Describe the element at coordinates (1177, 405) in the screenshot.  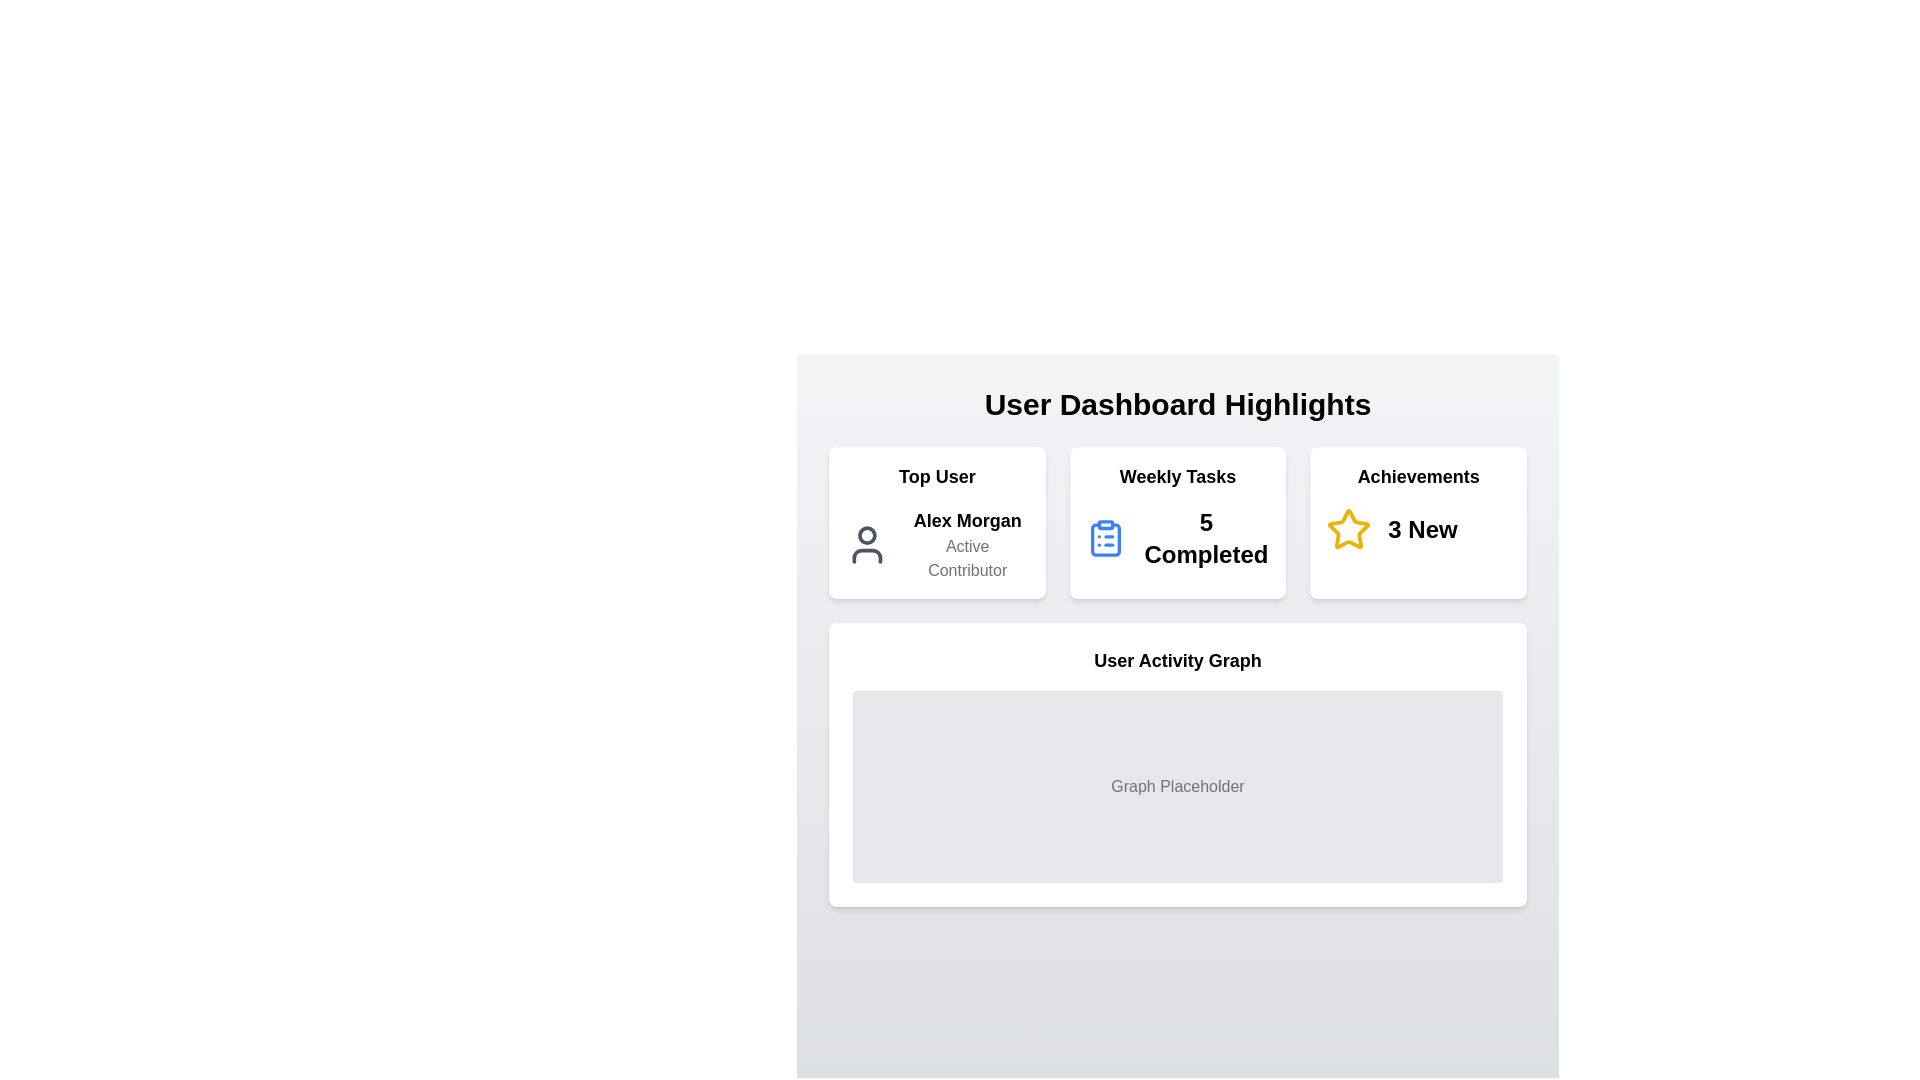
I see `the Label that serves as a heading or title at the top of the dashboard, which is located above the 'Top User', 'Weekly Tasks', and 'Achievements' sections` at that location.